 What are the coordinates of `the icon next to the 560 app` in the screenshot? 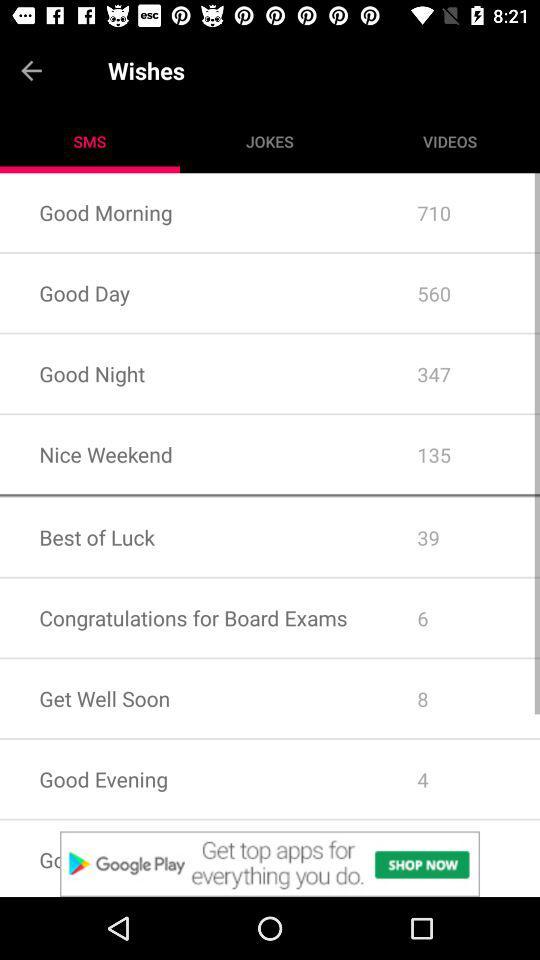 It's located at (189, 372).